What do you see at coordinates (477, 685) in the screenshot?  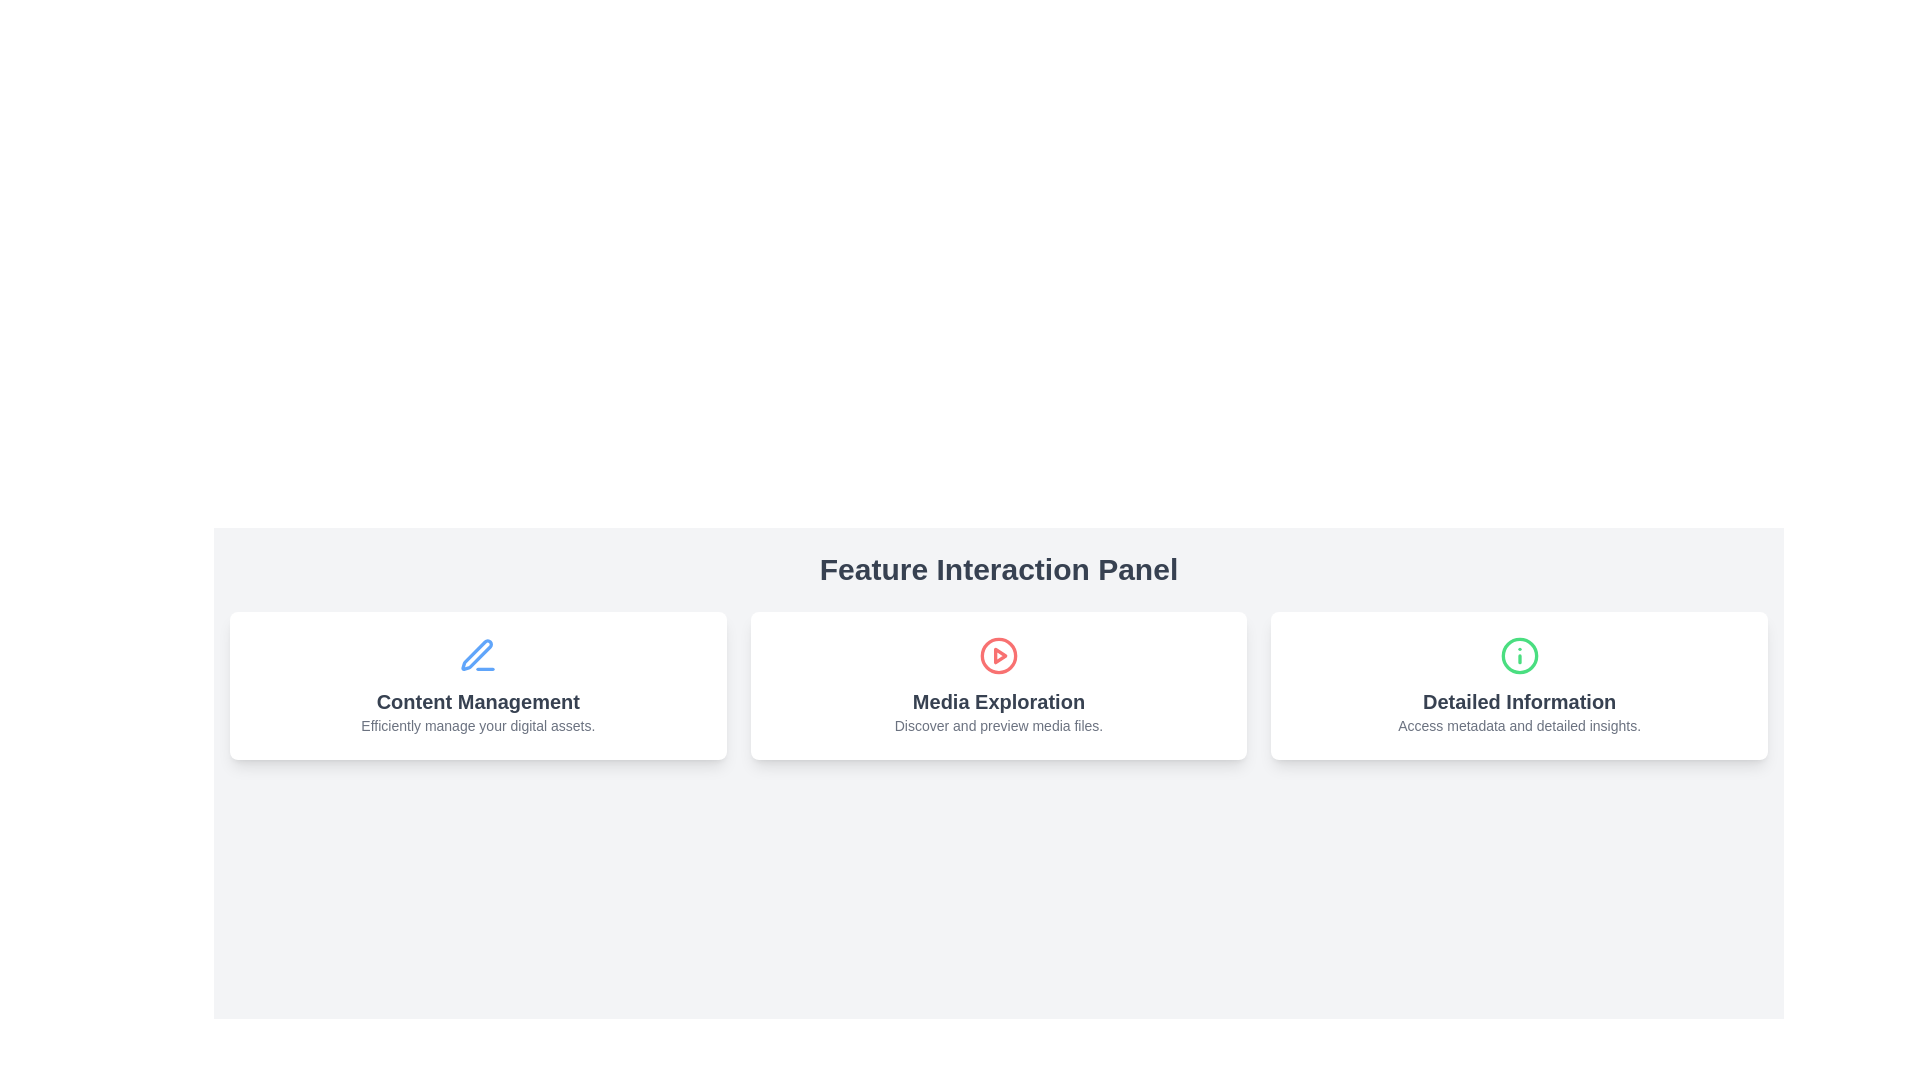 I see `the first navigation card located in the middle center area of the interface` at bounding box center [477, 685].